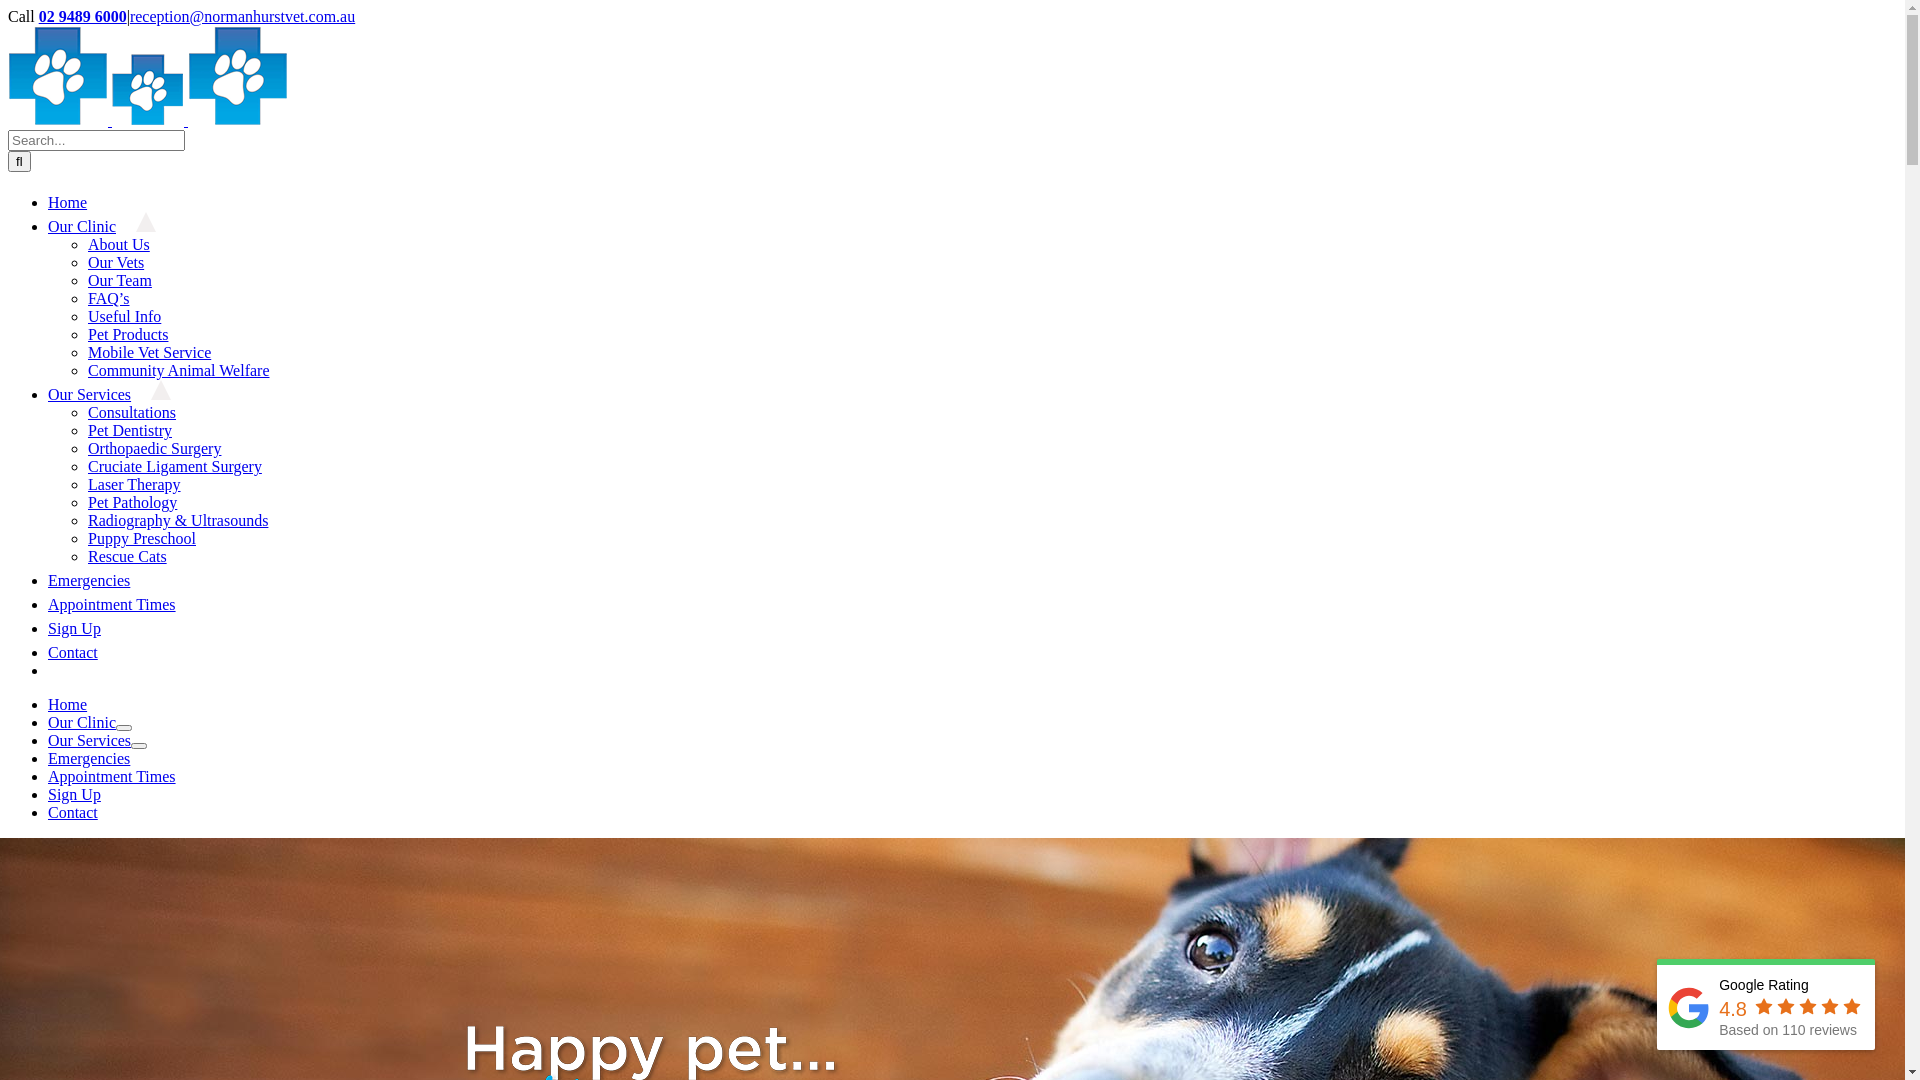 This screenshot has height=1080, width=1920. What do you see at coordinates (128, 16) in the screenshot?
I see `'reception@normanhurstvet.com.au'` at bounding box center [128, 16].